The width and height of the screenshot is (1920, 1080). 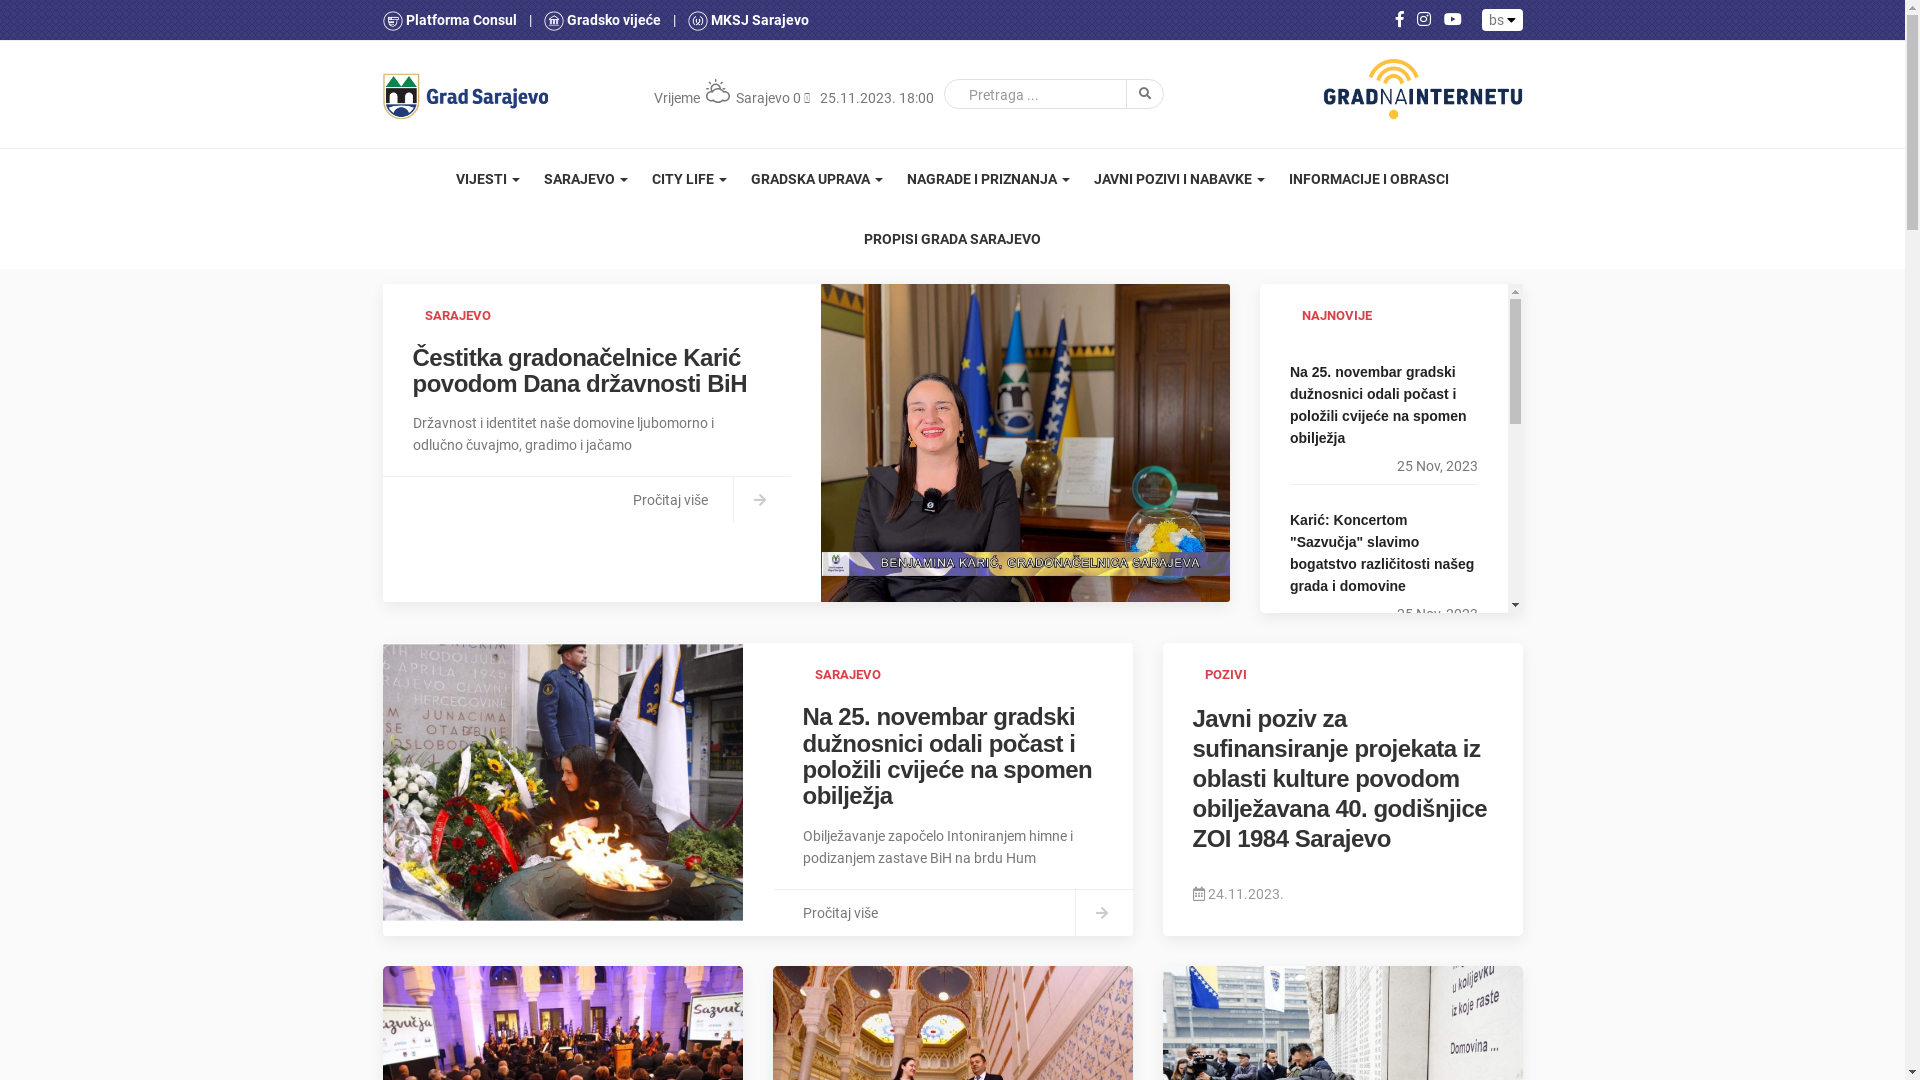 What do you see at coordinates (449, 19) in the screenshot?
I see `'Platforma Consul'` at bounding box center [449, 19].